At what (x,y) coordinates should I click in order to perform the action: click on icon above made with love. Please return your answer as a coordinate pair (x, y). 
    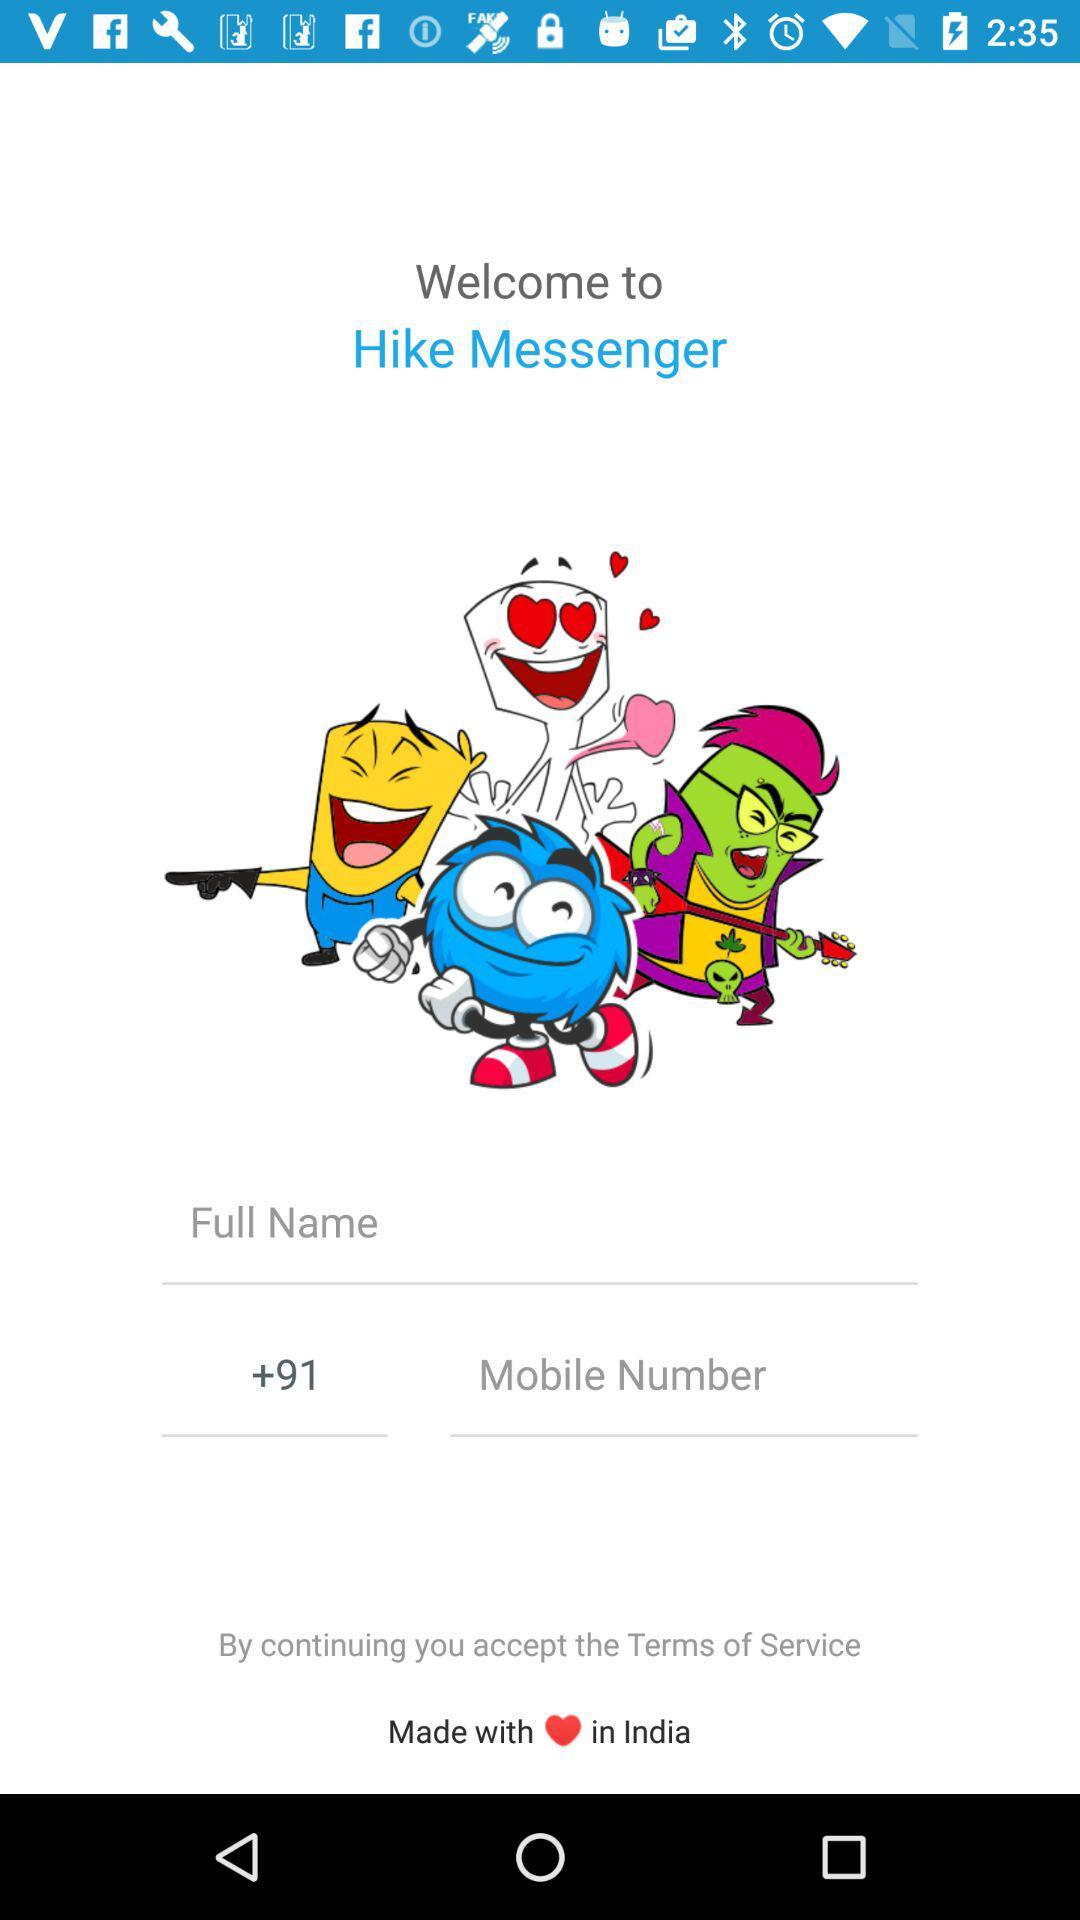
    Looking at the image, I should click on (538, 1643).